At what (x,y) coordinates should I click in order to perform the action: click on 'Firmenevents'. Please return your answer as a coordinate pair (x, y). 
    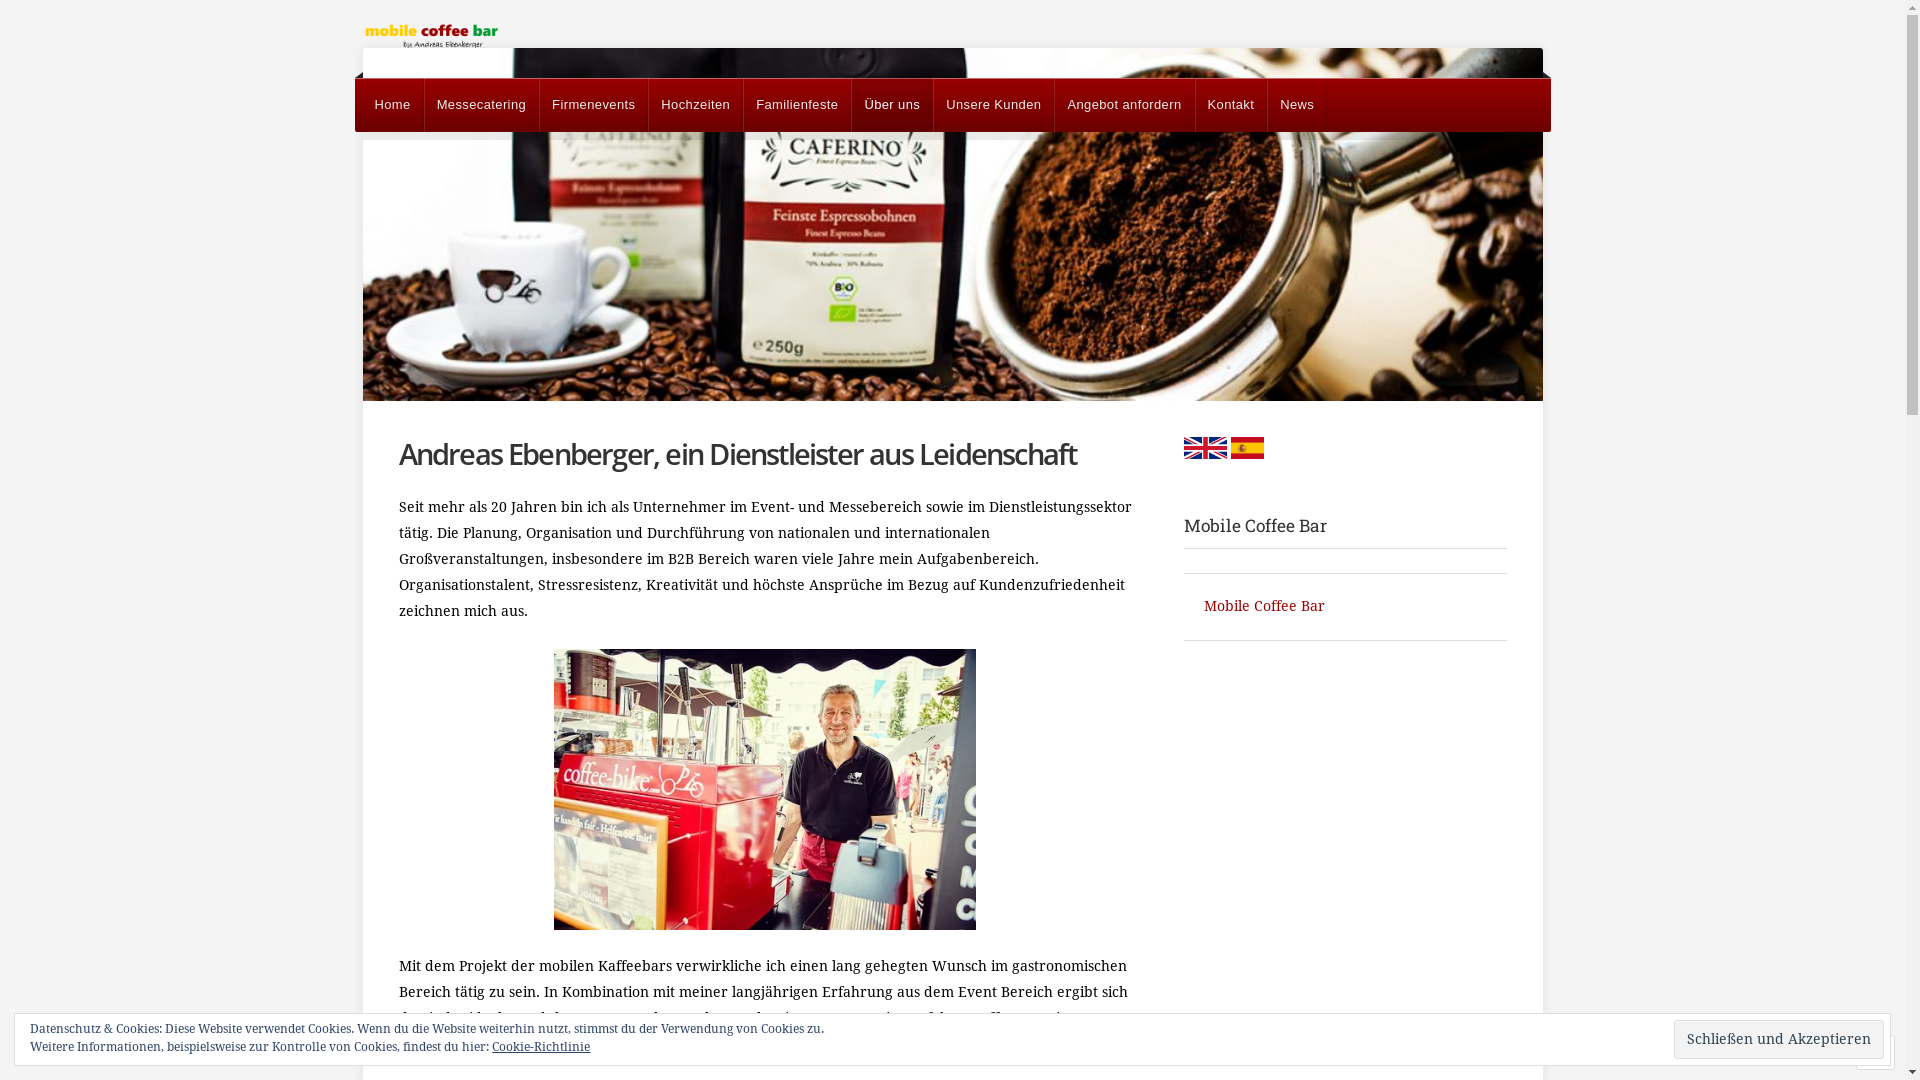
    Looking at the image, I should click on (592, 104).